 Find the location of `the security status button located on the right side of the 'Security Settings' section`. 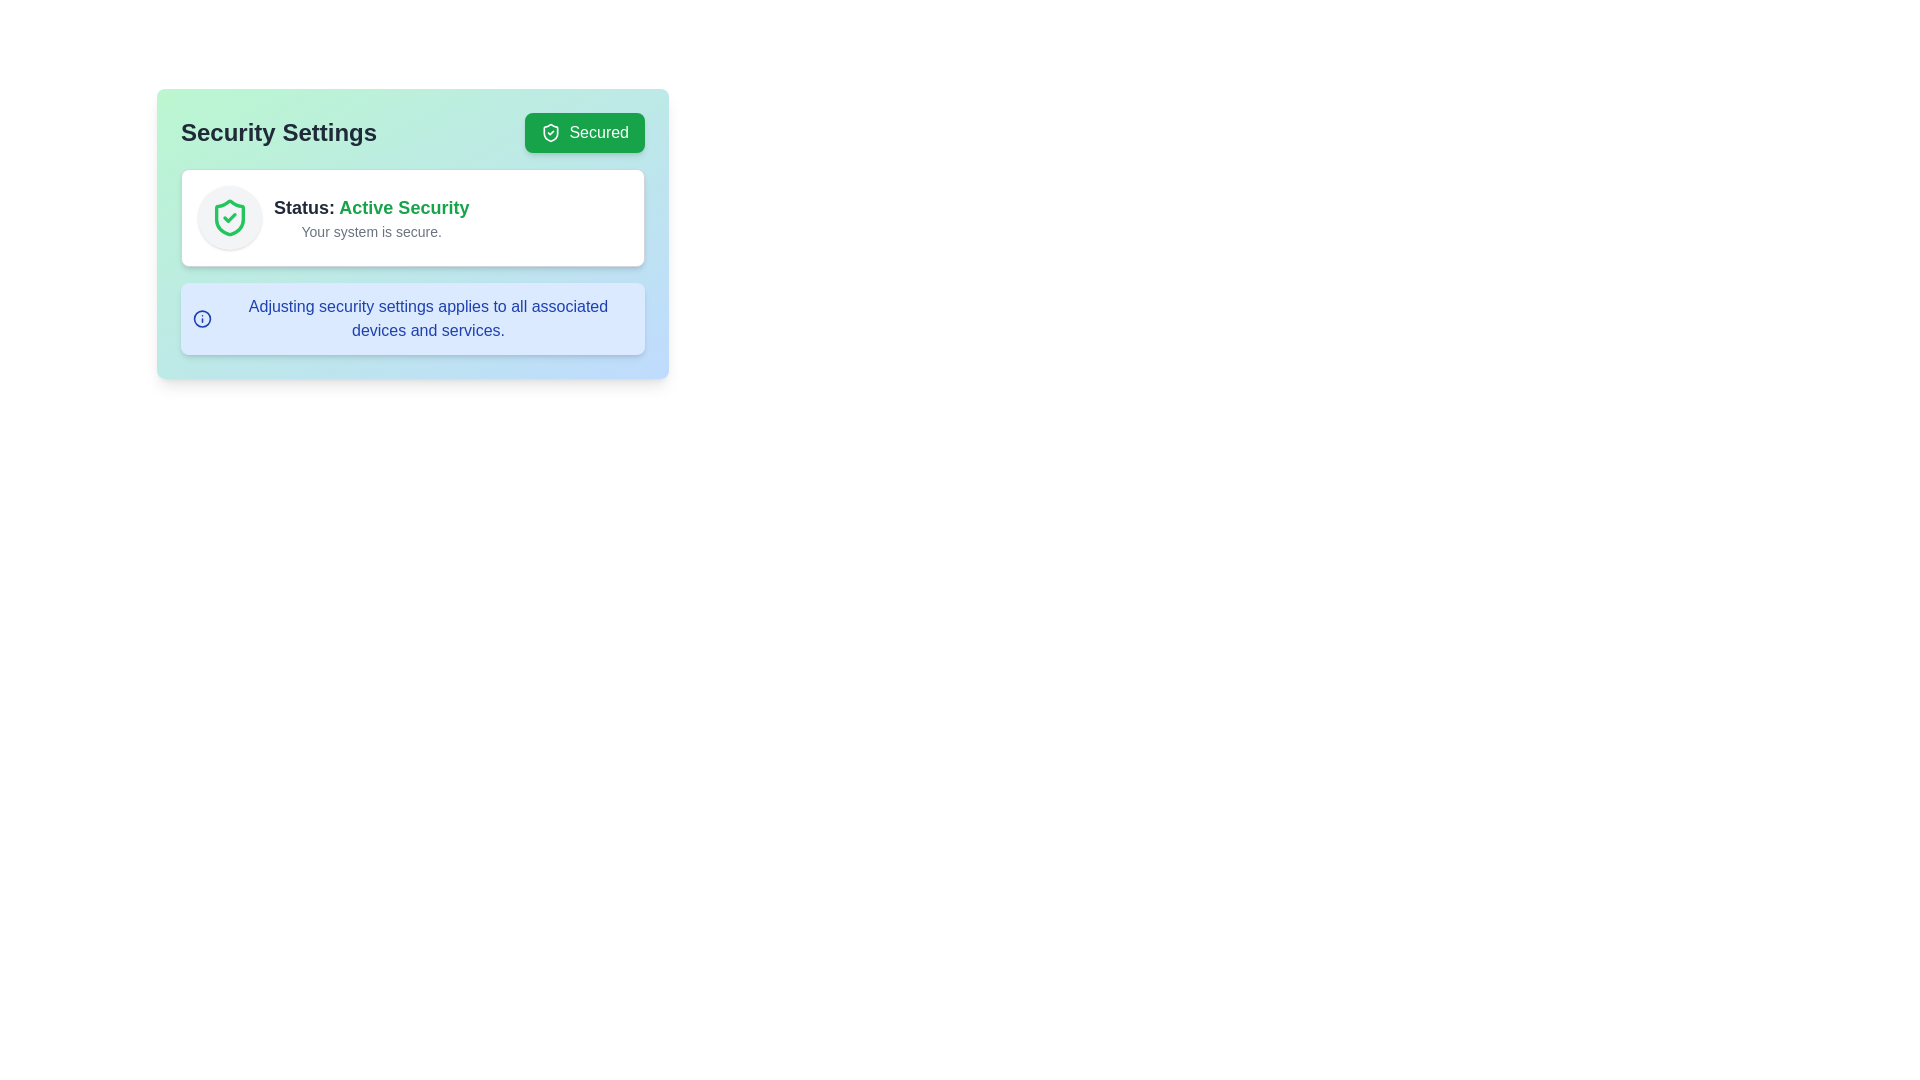

the security status button located on the right side of the 'Security Settings' section is located at coordinates (584, 132).